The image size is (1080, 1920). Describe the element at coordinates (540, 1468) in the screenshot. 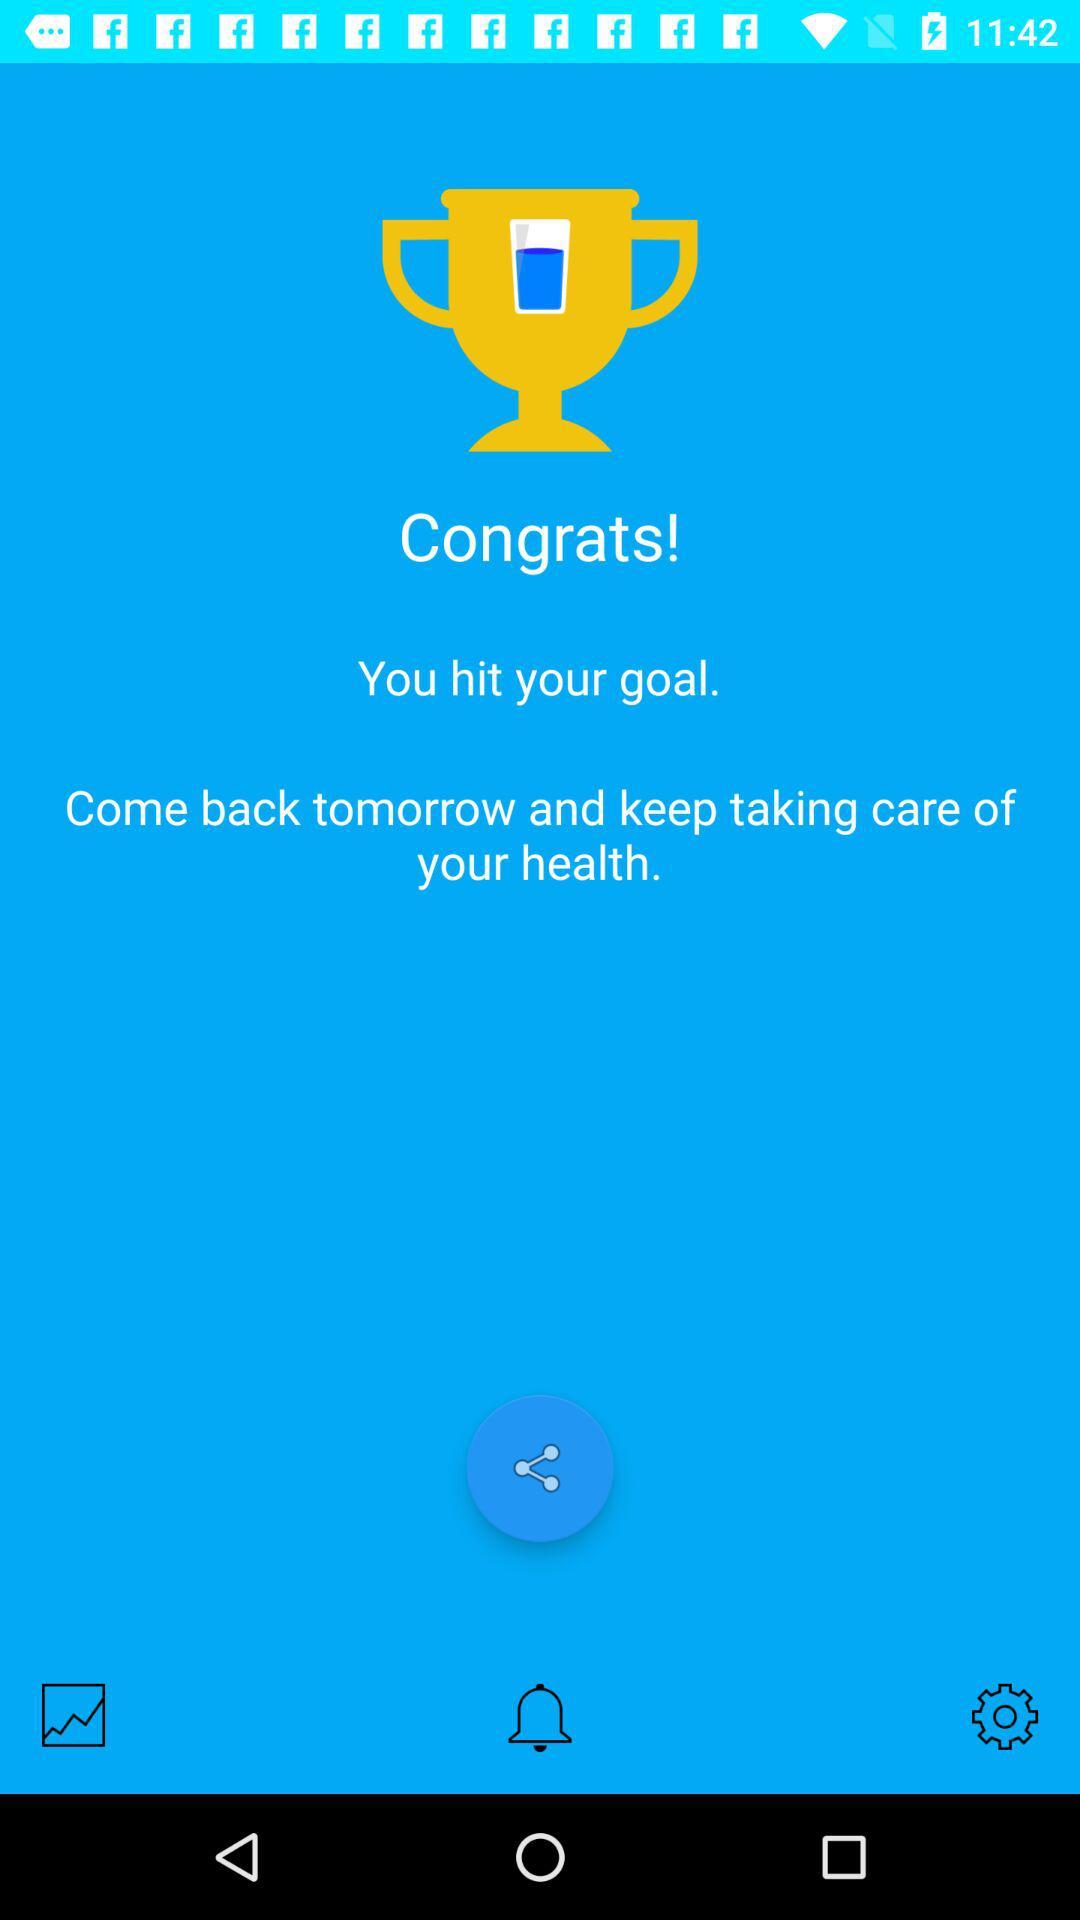

I see `share your achievement` at that location.